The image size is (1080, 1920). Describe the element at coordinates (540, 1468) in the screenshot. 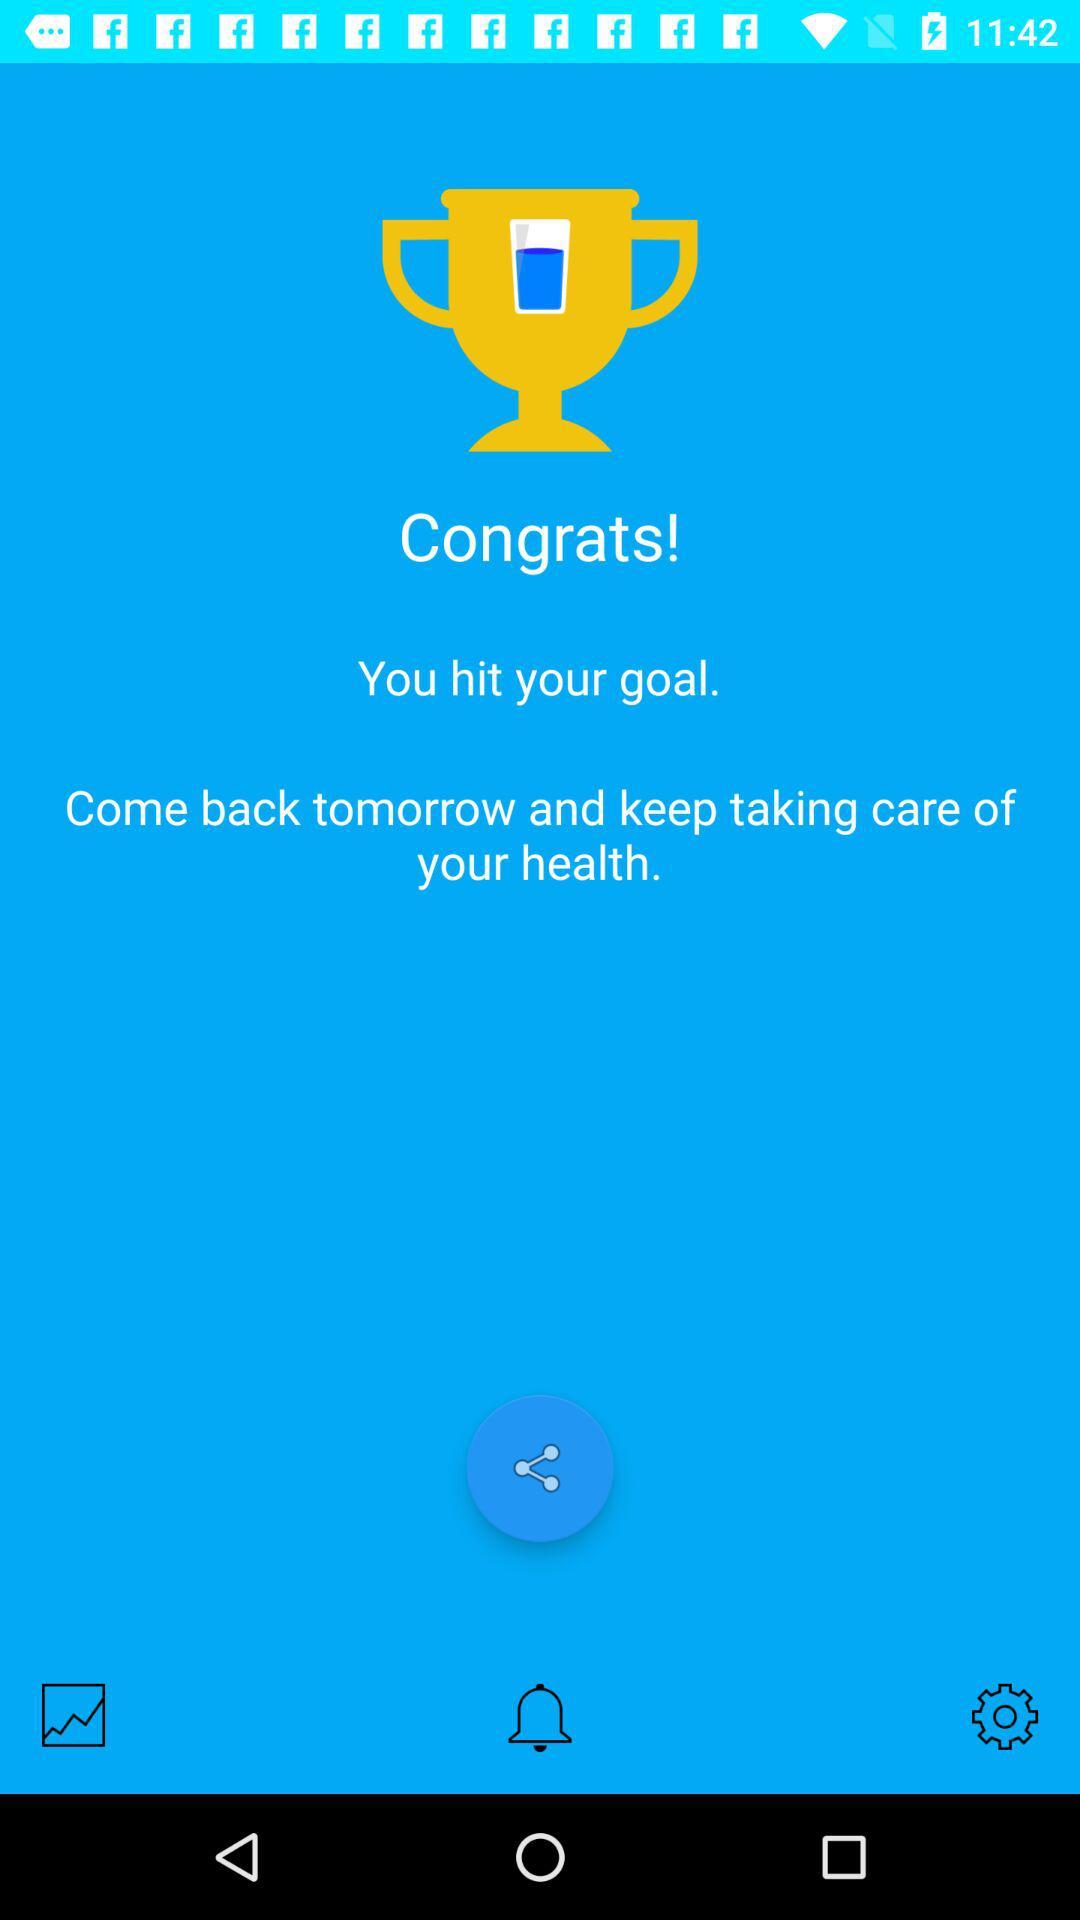

I see `share your achievement` at that location.